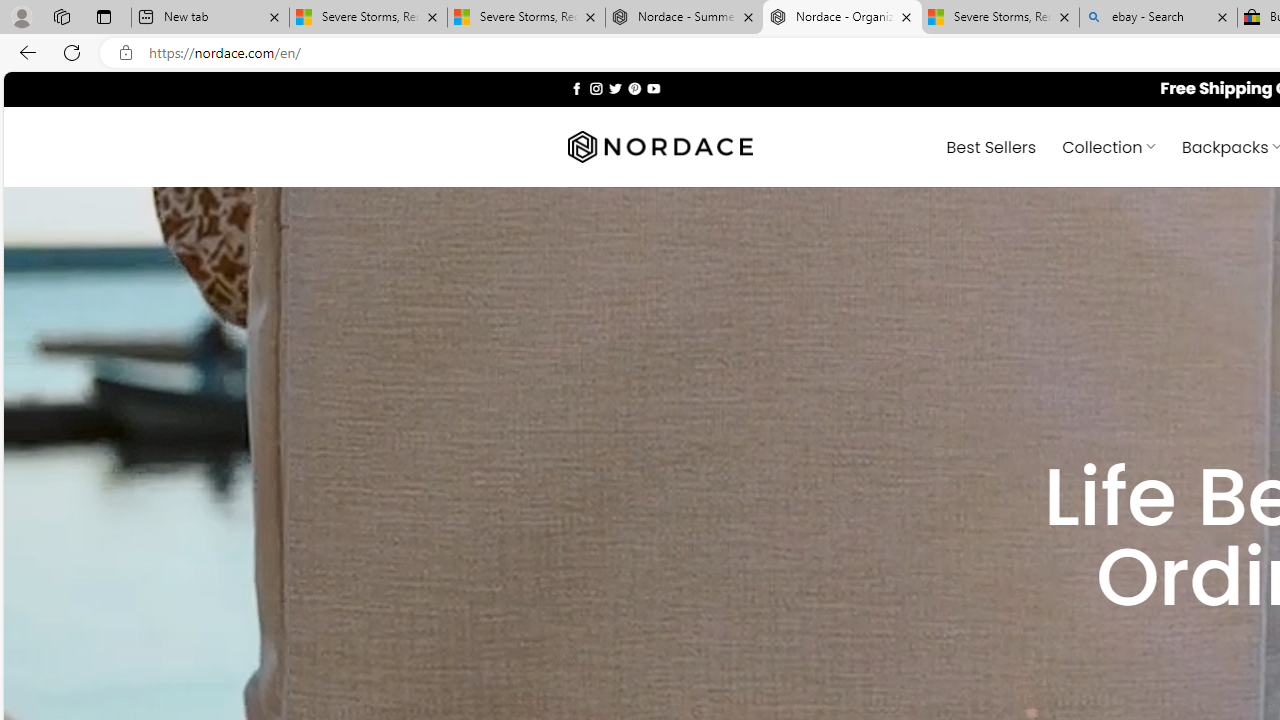  Describe the element at coordinates (595, 87) in the screenshot. I see `'Follow on Instagram'` at that location.